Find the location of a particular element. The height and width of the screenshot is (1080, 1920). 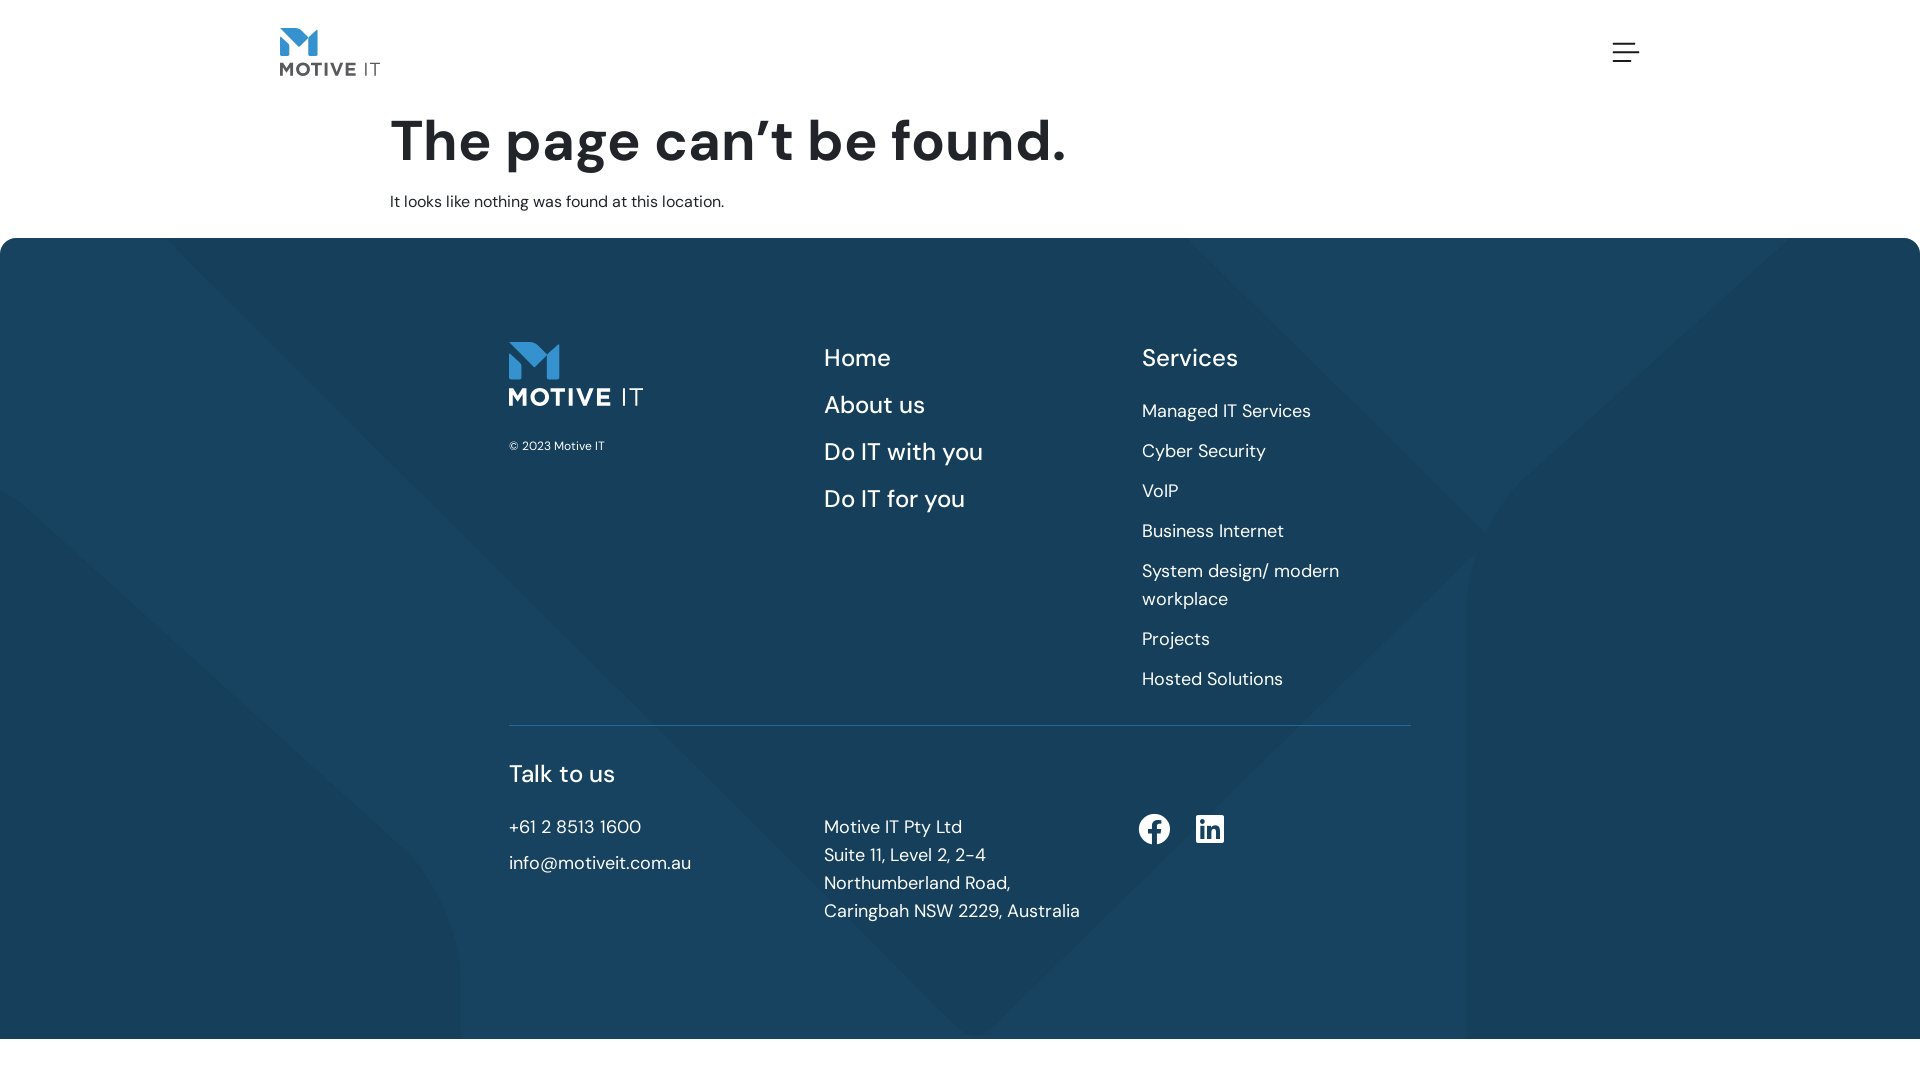

'About us' is located at coordinates (824, 404).